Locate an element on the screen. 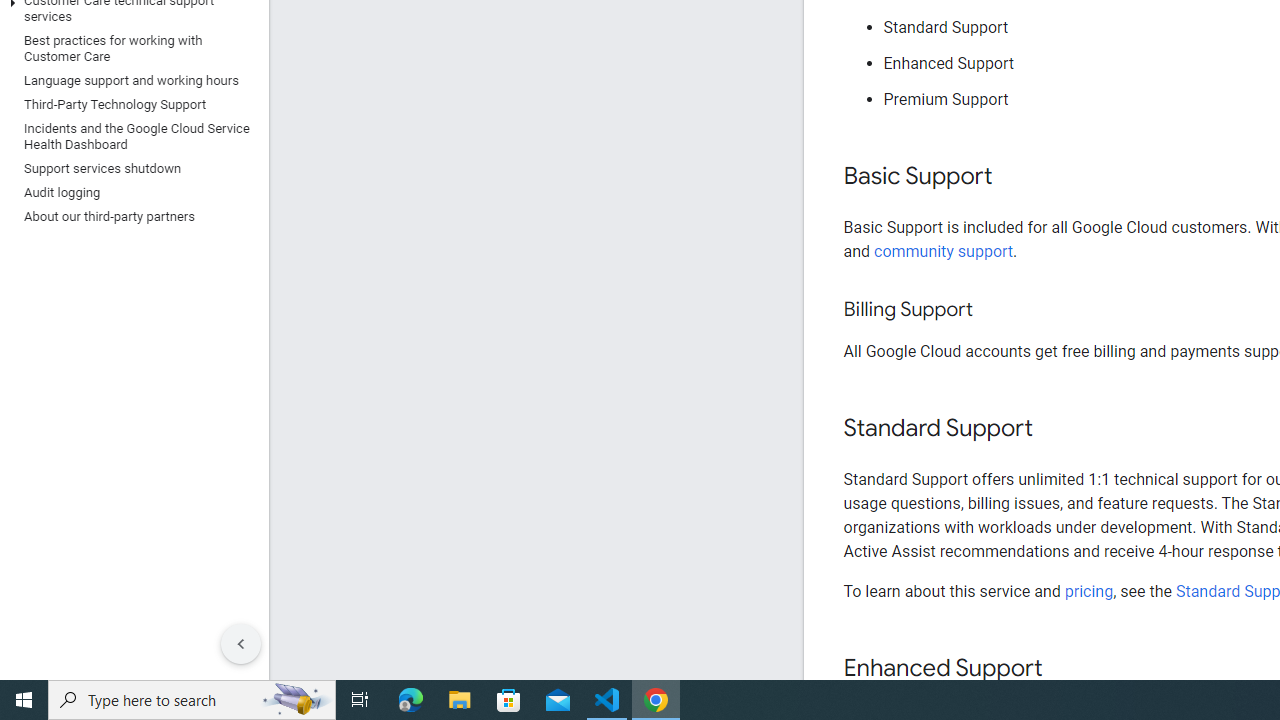 This screenshot has height=720, width=1280. 'Incidents and the Google Cloud Service Health Dashboard' is located at coordinates (129, 135).